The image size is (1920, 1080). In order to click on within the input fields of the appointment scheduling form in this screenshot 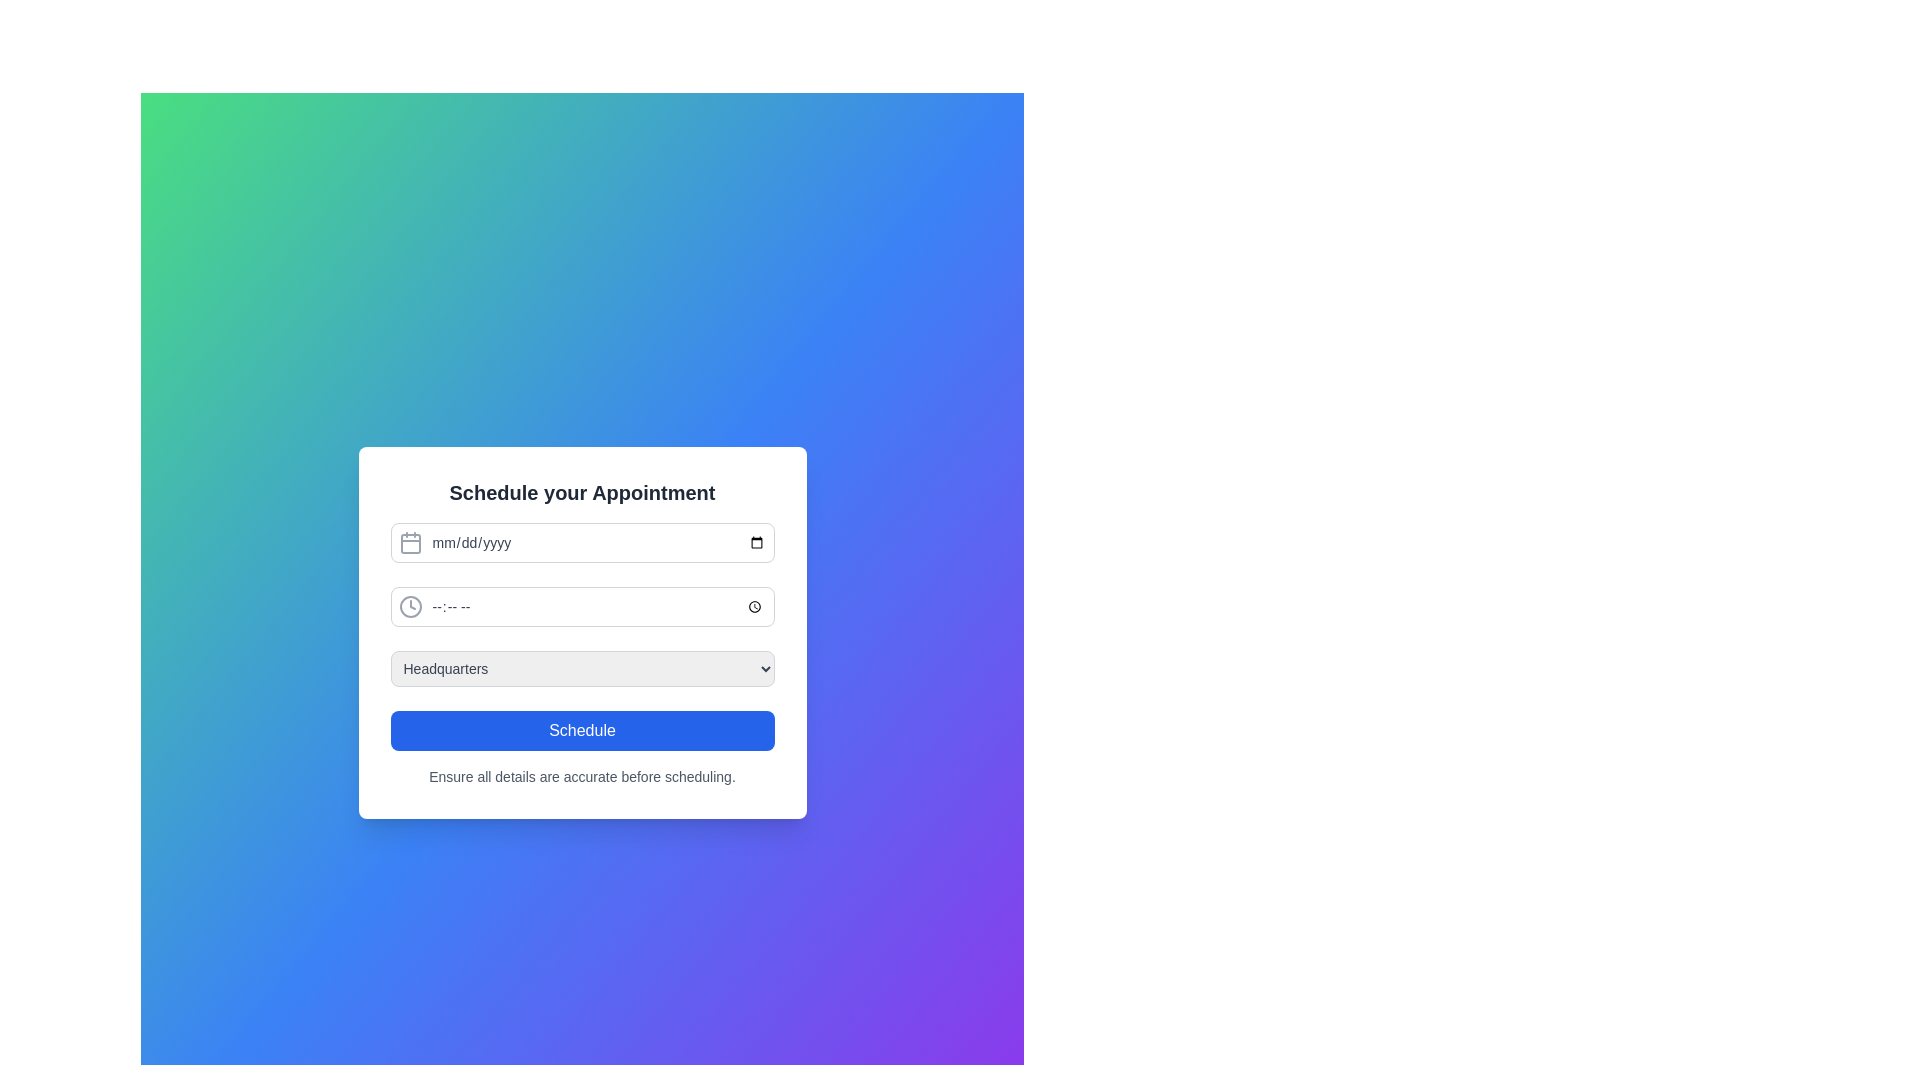, I will do `click(581, 632)`.